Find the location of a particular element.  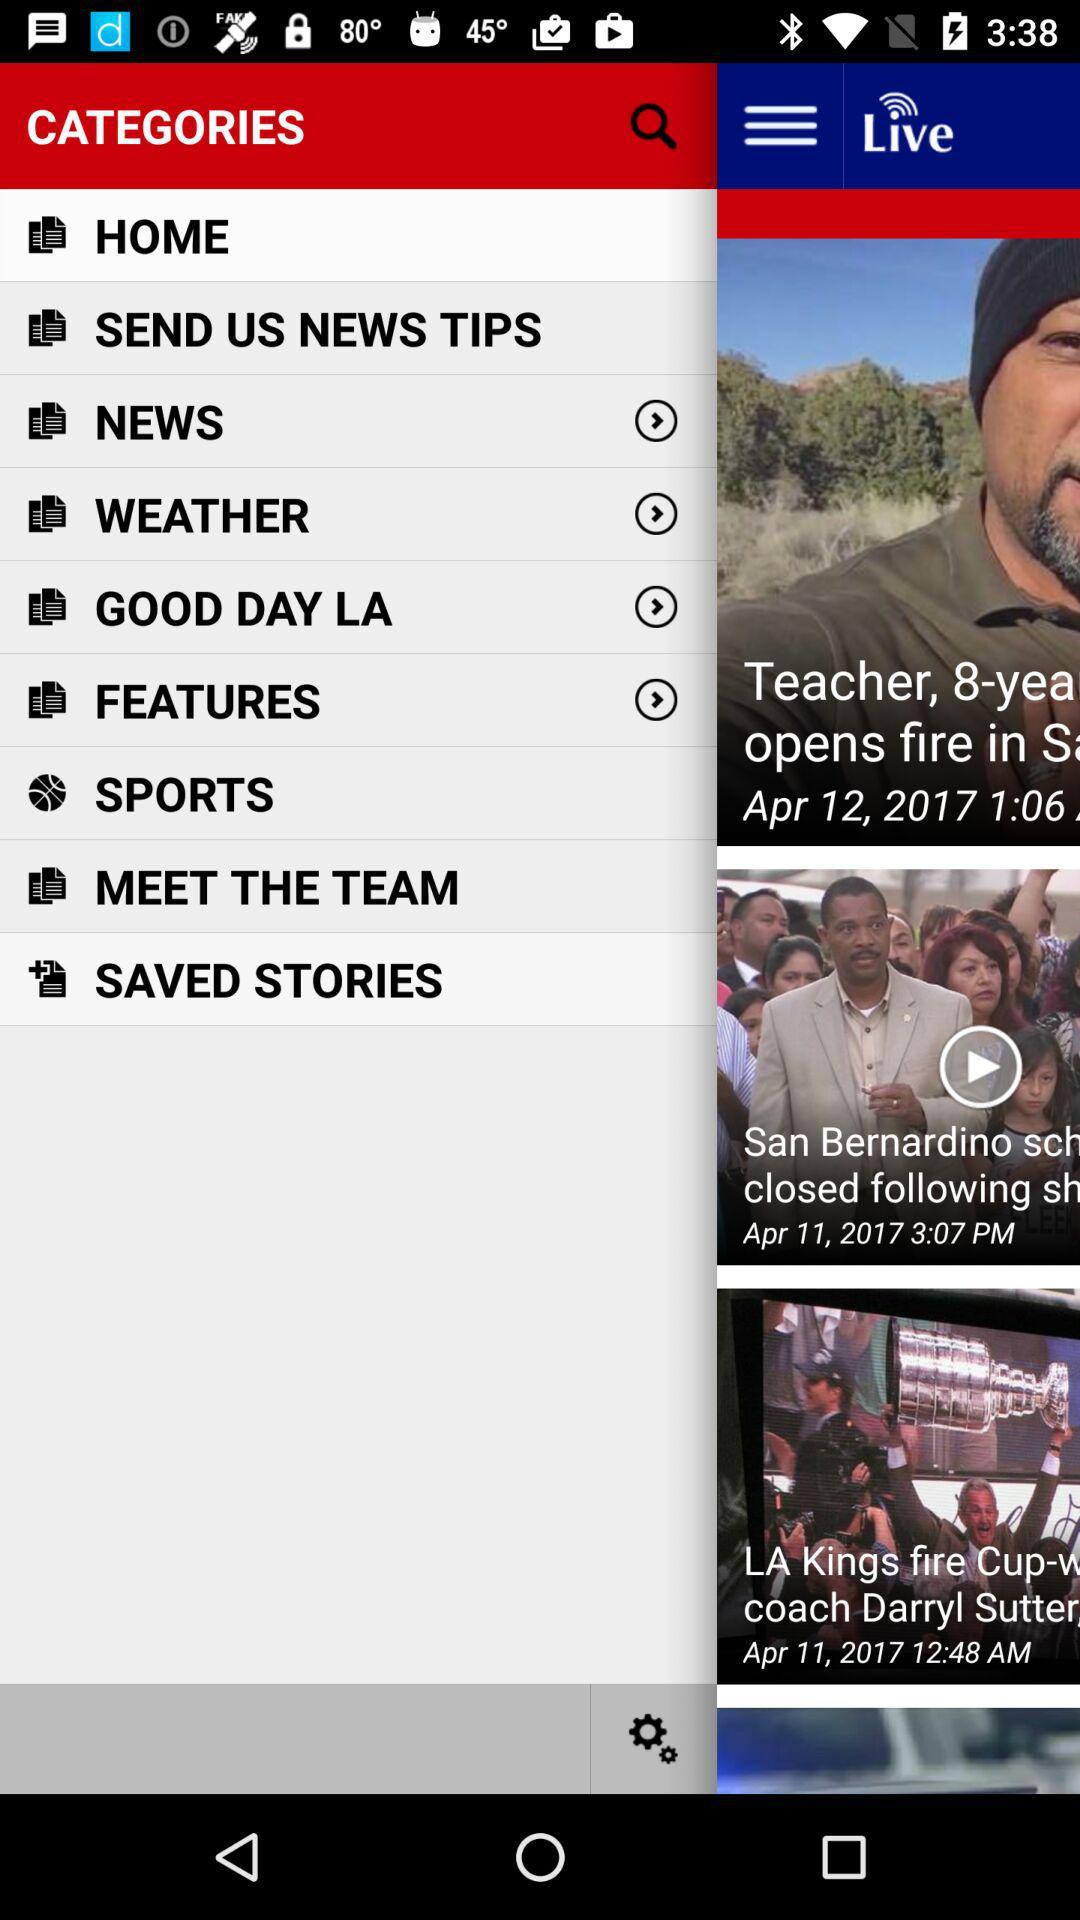

live broadcast is located at coordinates (906, 124).